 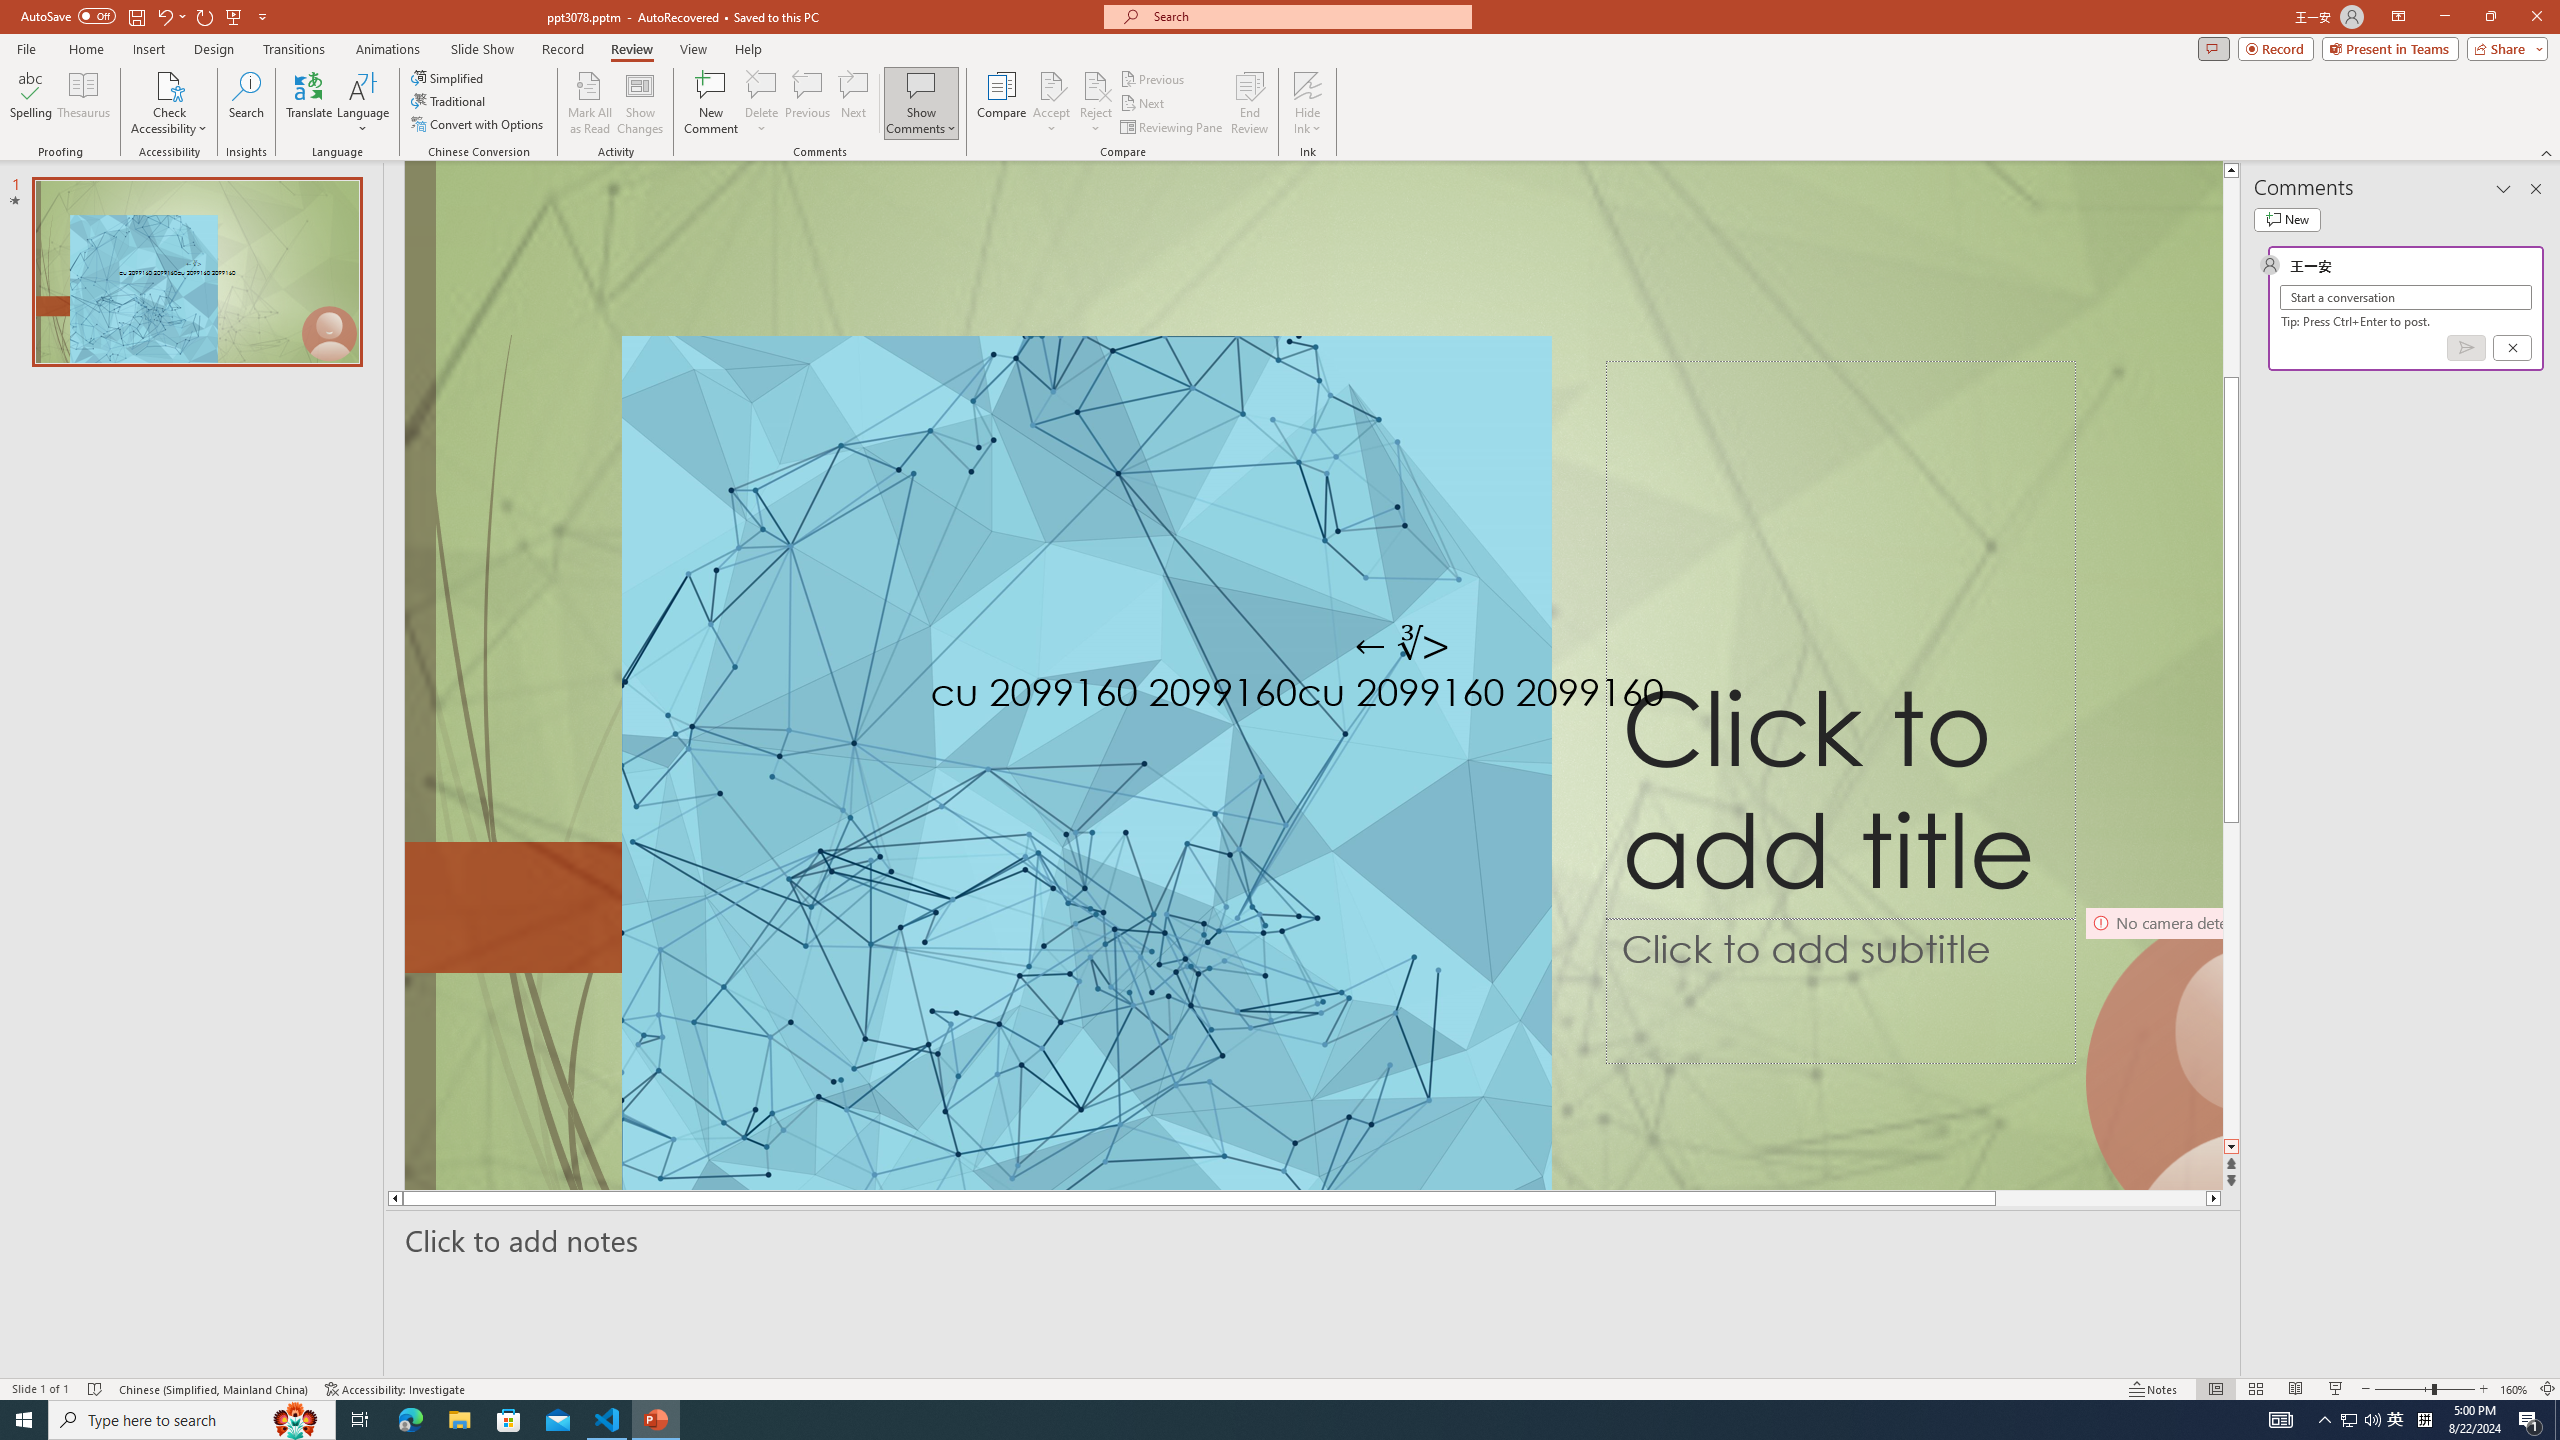 What do you see at coordinates (29, 103) in the screenshot?
I see `'Spelling...'` at bounding box center [29, 103].